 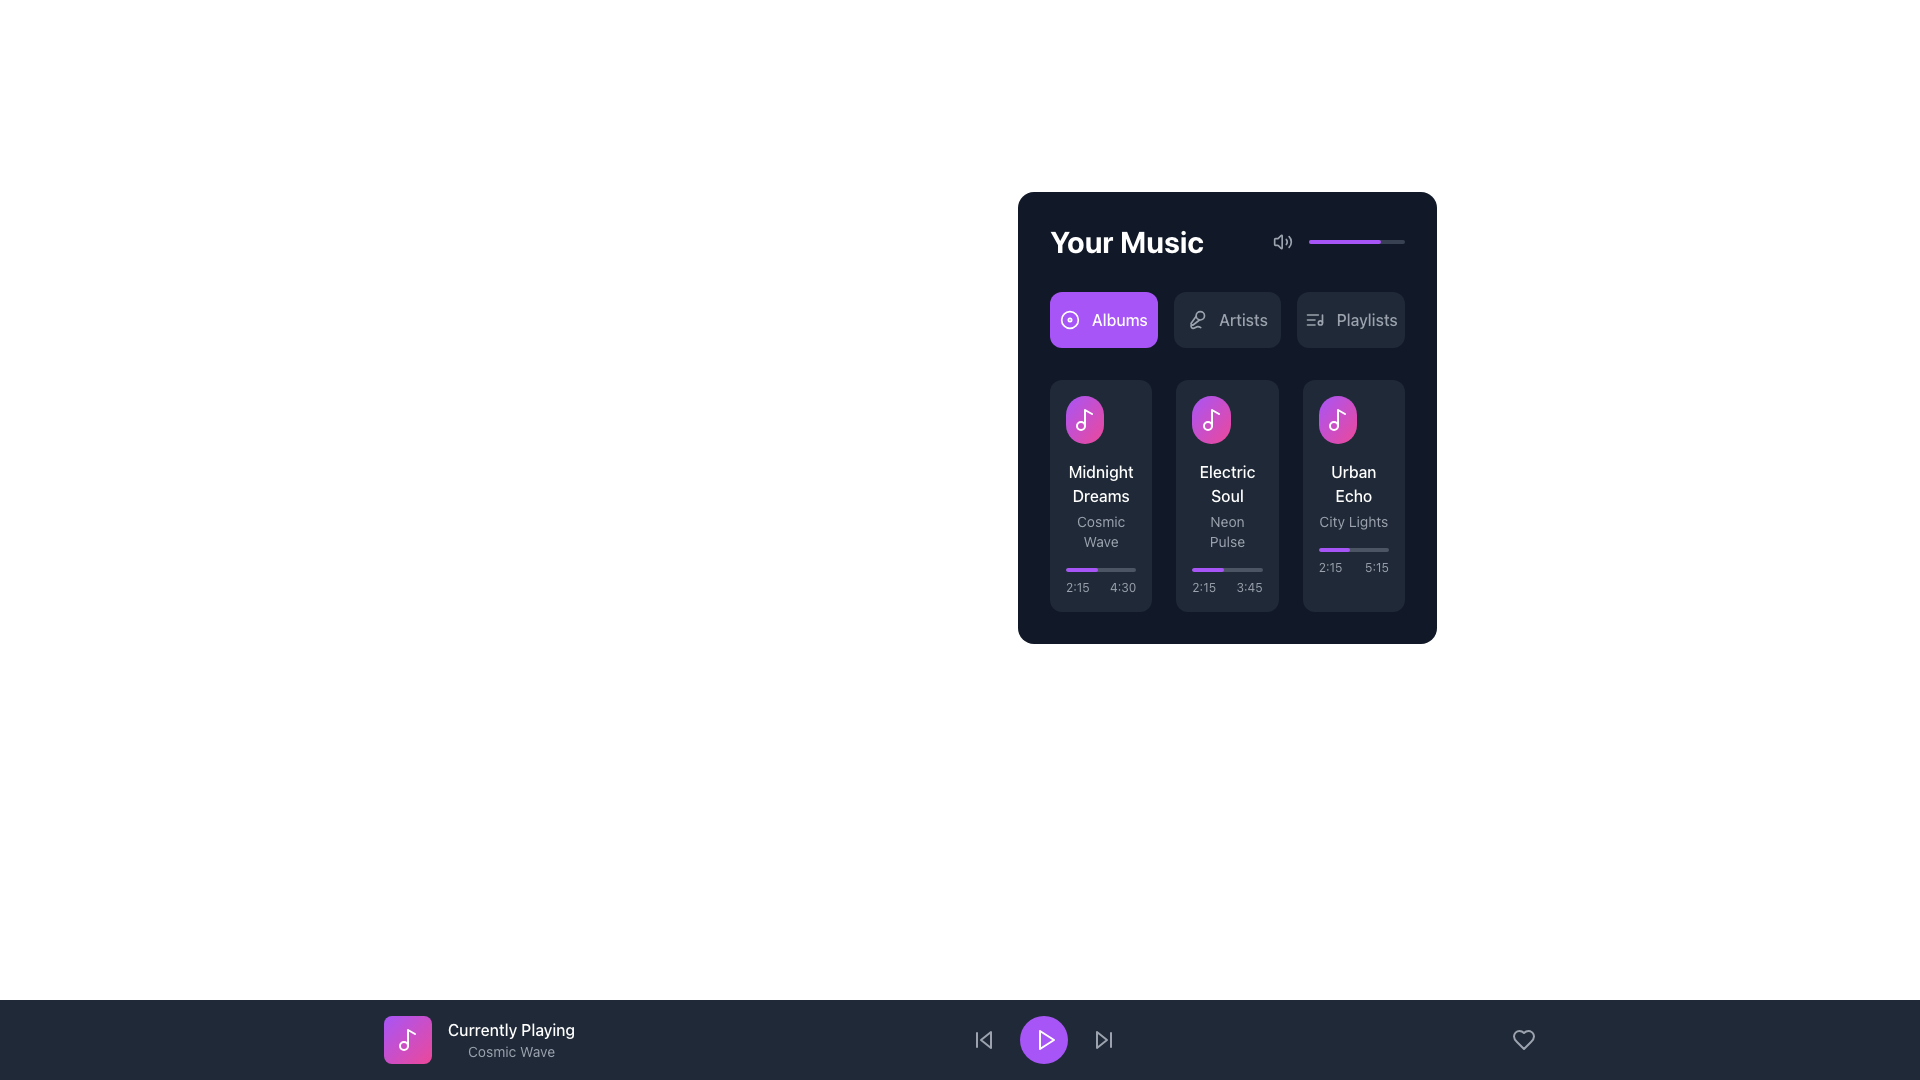 What do you see at coordinates (1366, 319) in the screenshot?
I see `the 'Playlists' navigation tab located in the top-right of the 'Your Music' section` at bounding box center [1366, 319].